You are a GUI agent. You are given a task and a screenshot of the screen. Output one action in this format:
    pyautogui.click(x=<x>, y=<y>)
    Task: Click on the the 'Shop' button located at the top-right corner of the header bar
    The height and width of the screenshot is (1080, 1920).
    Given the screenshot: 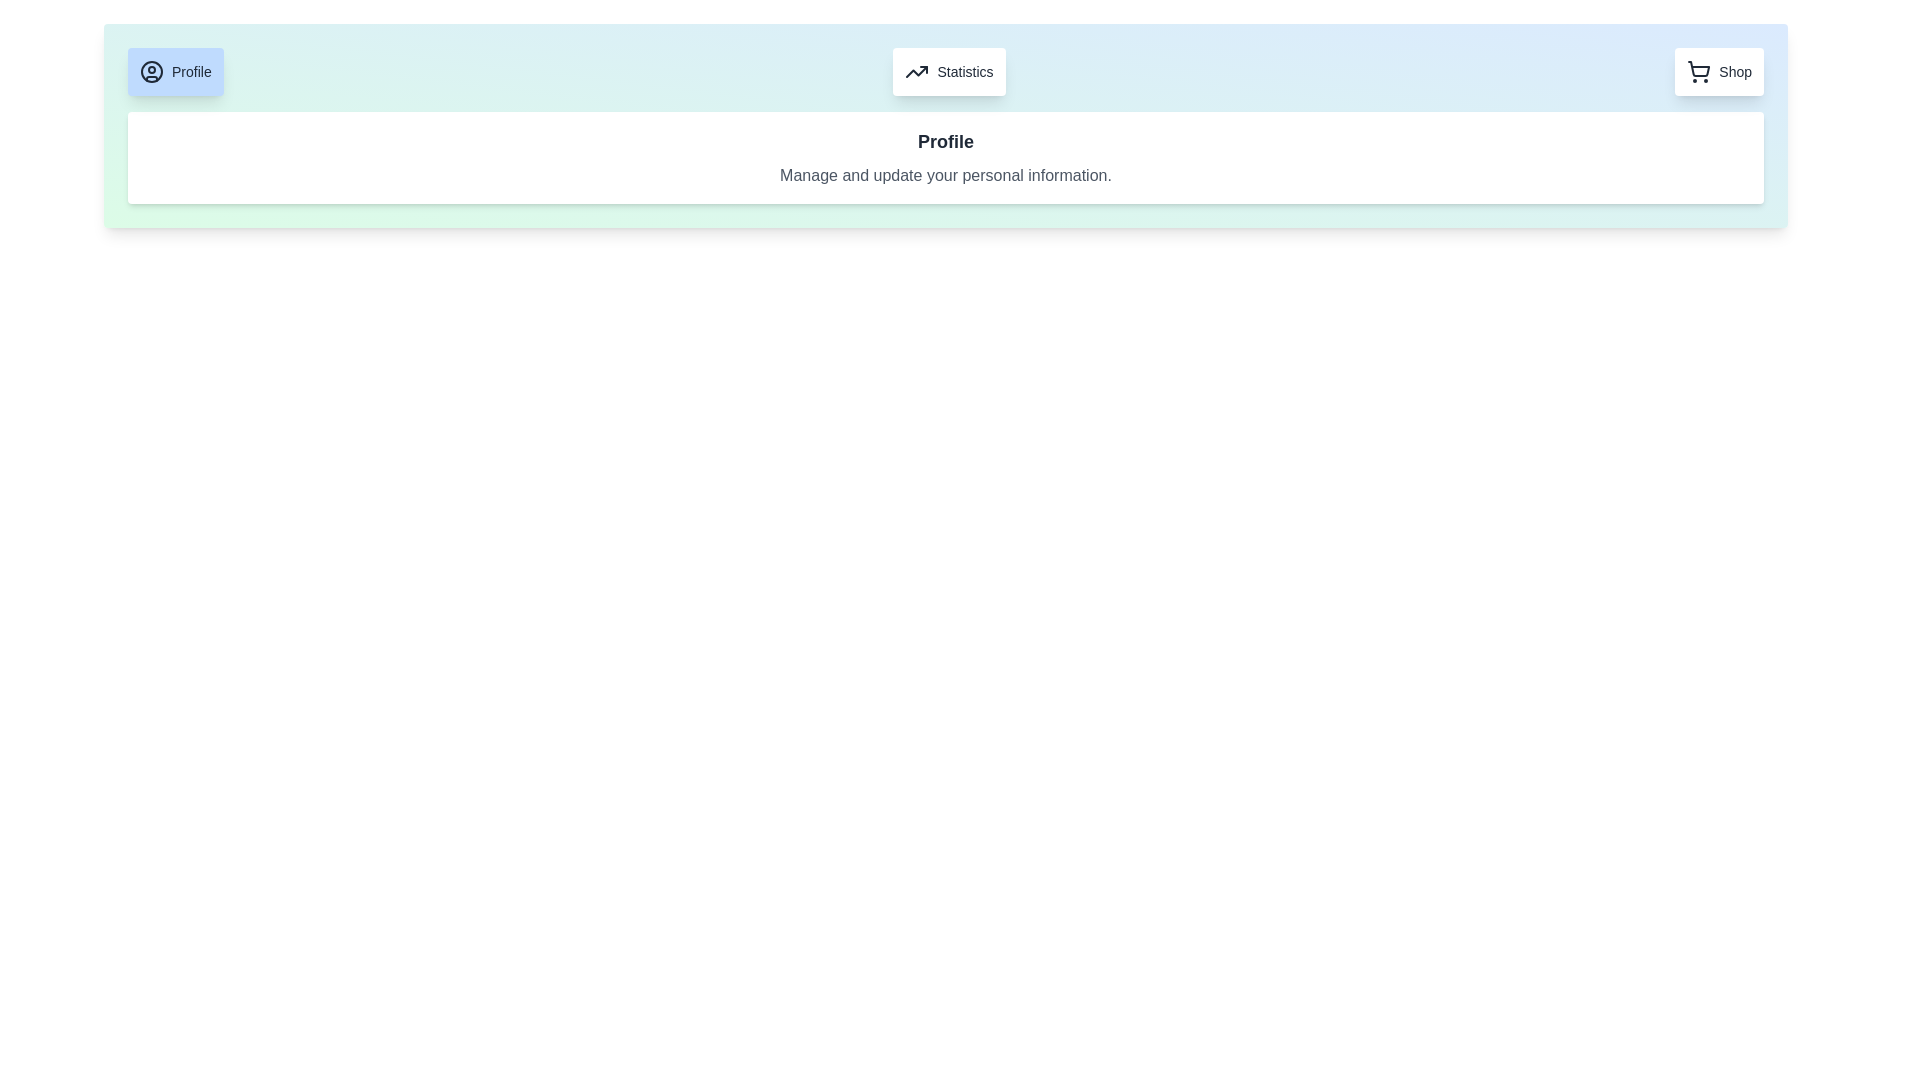 What is the action you would take?
    pyautogui.click(x=1718, y=71)
    